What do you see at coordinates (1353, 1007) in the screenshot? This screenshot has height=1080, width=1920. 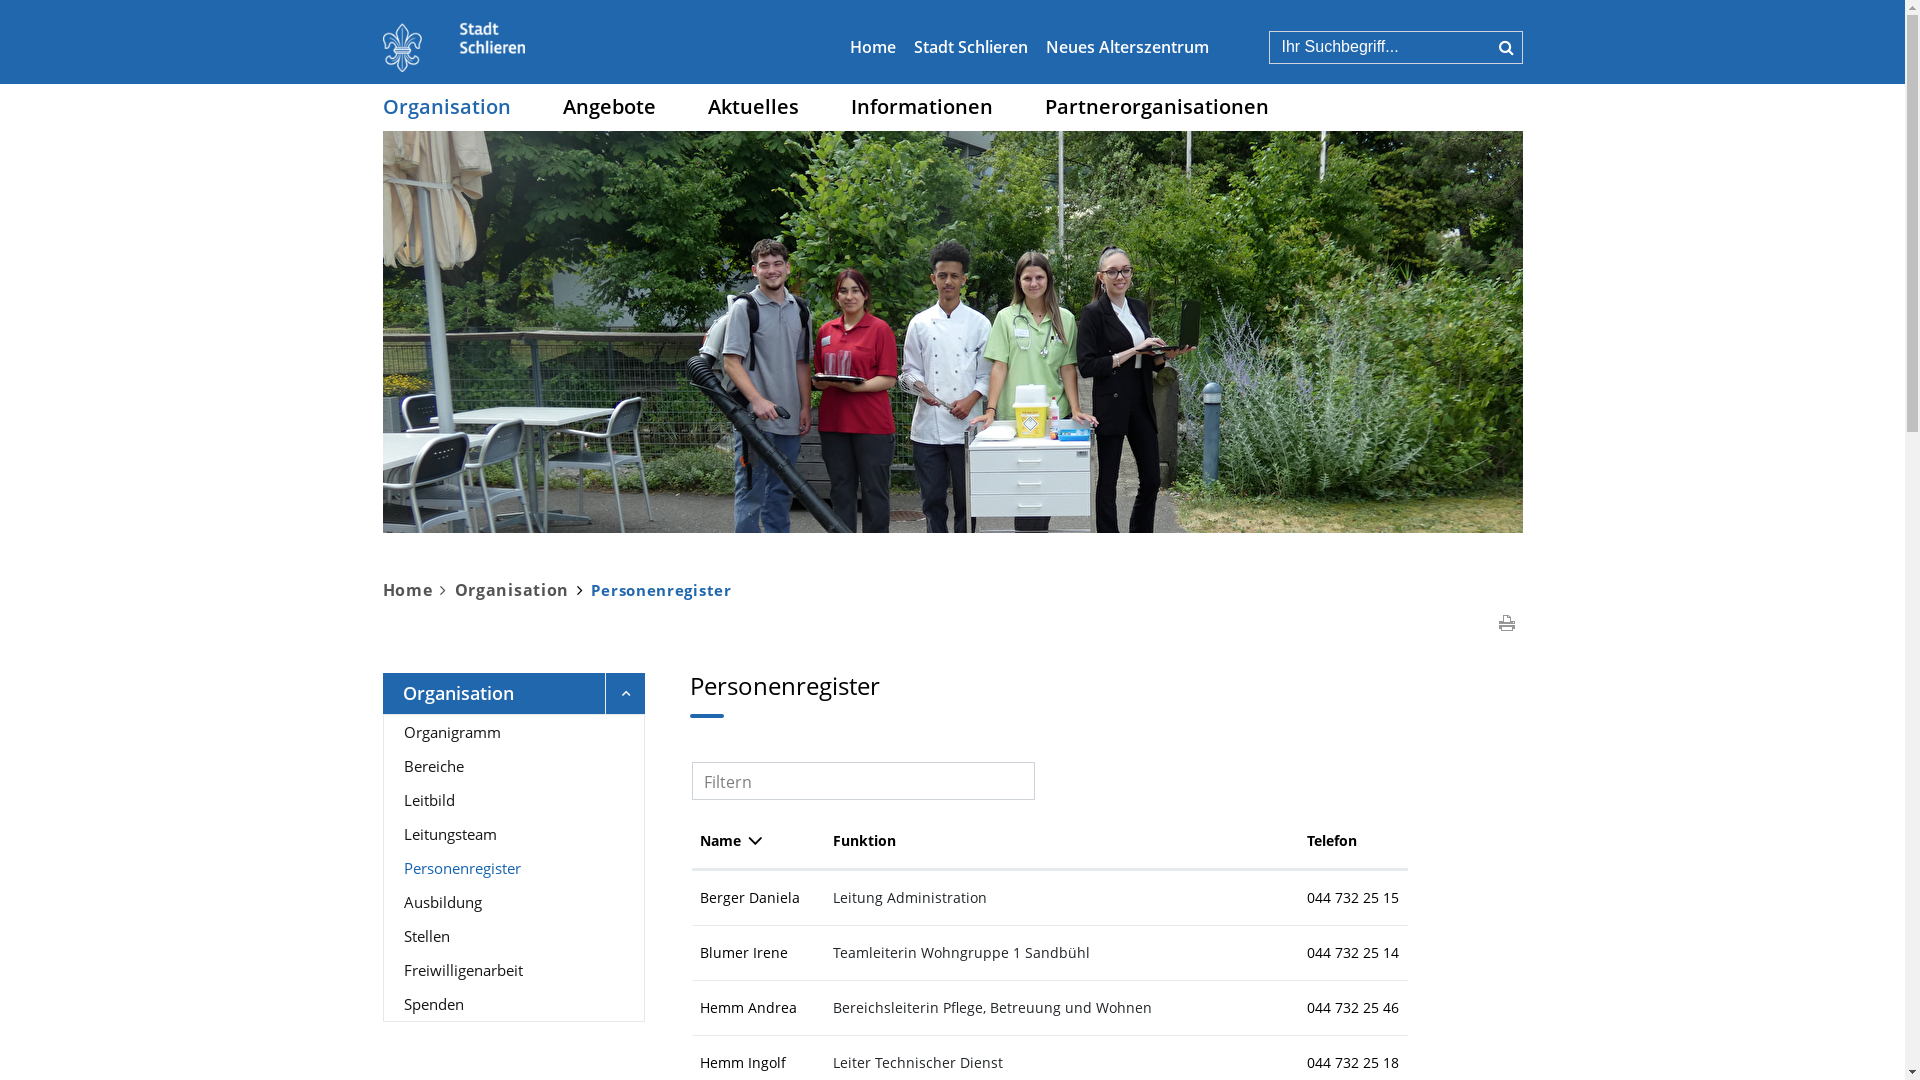 I see `'044 732 25 46'` at bounding box center [1353, 1007].